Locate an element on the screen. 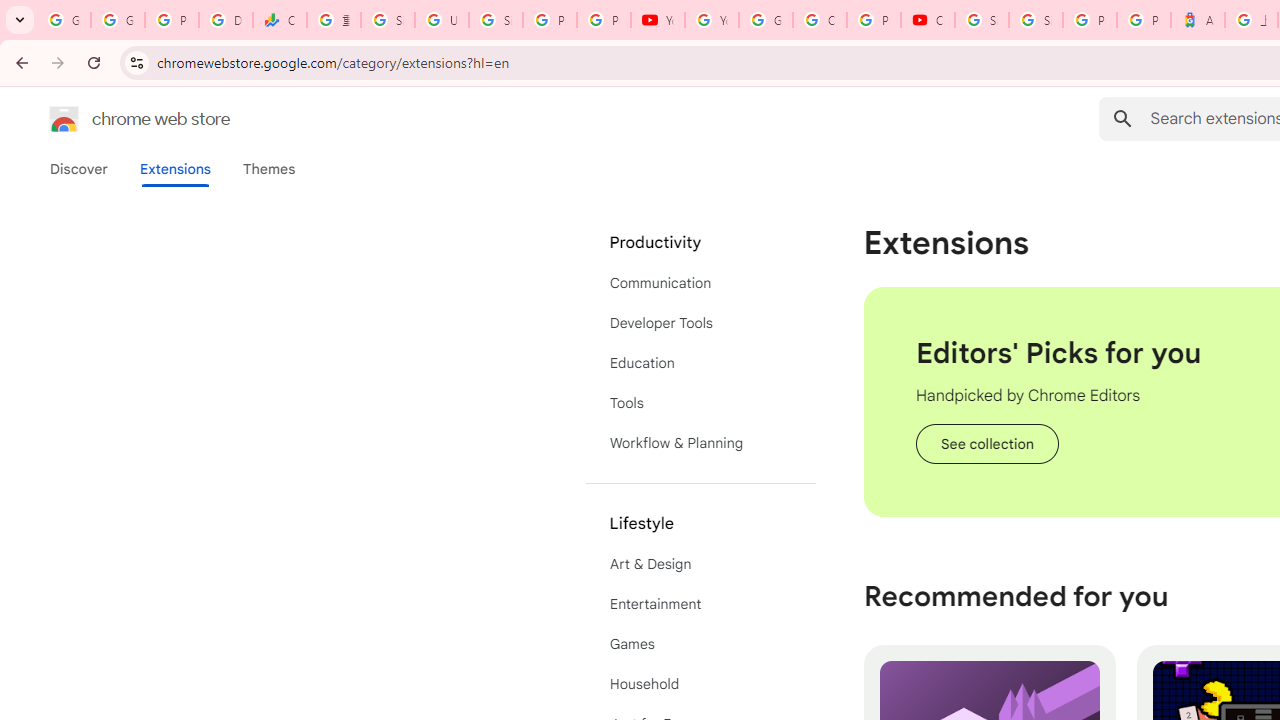  'Chrome Web Store logo chrome web store' is located at coordinates (118, 119).